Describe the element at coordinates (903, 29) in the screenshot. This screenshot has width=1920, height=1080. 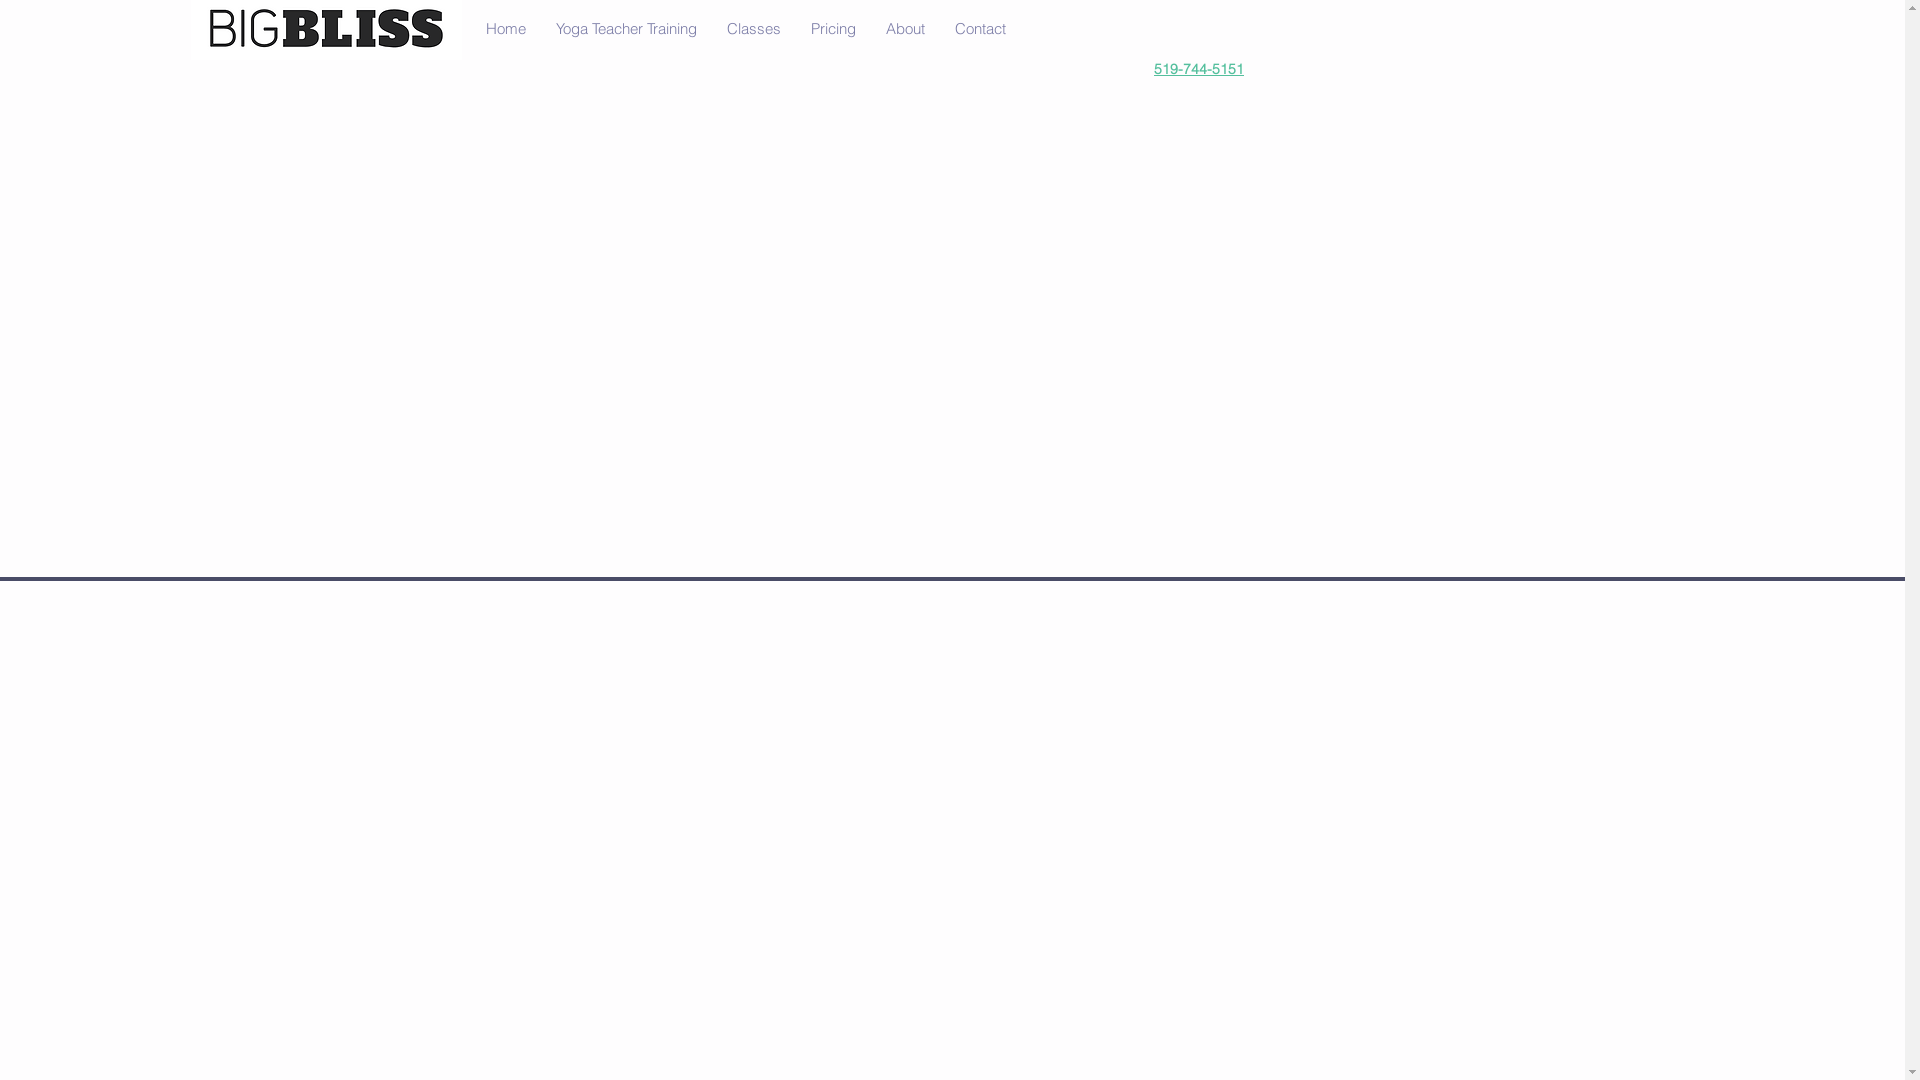
I see `'About'` at that location.